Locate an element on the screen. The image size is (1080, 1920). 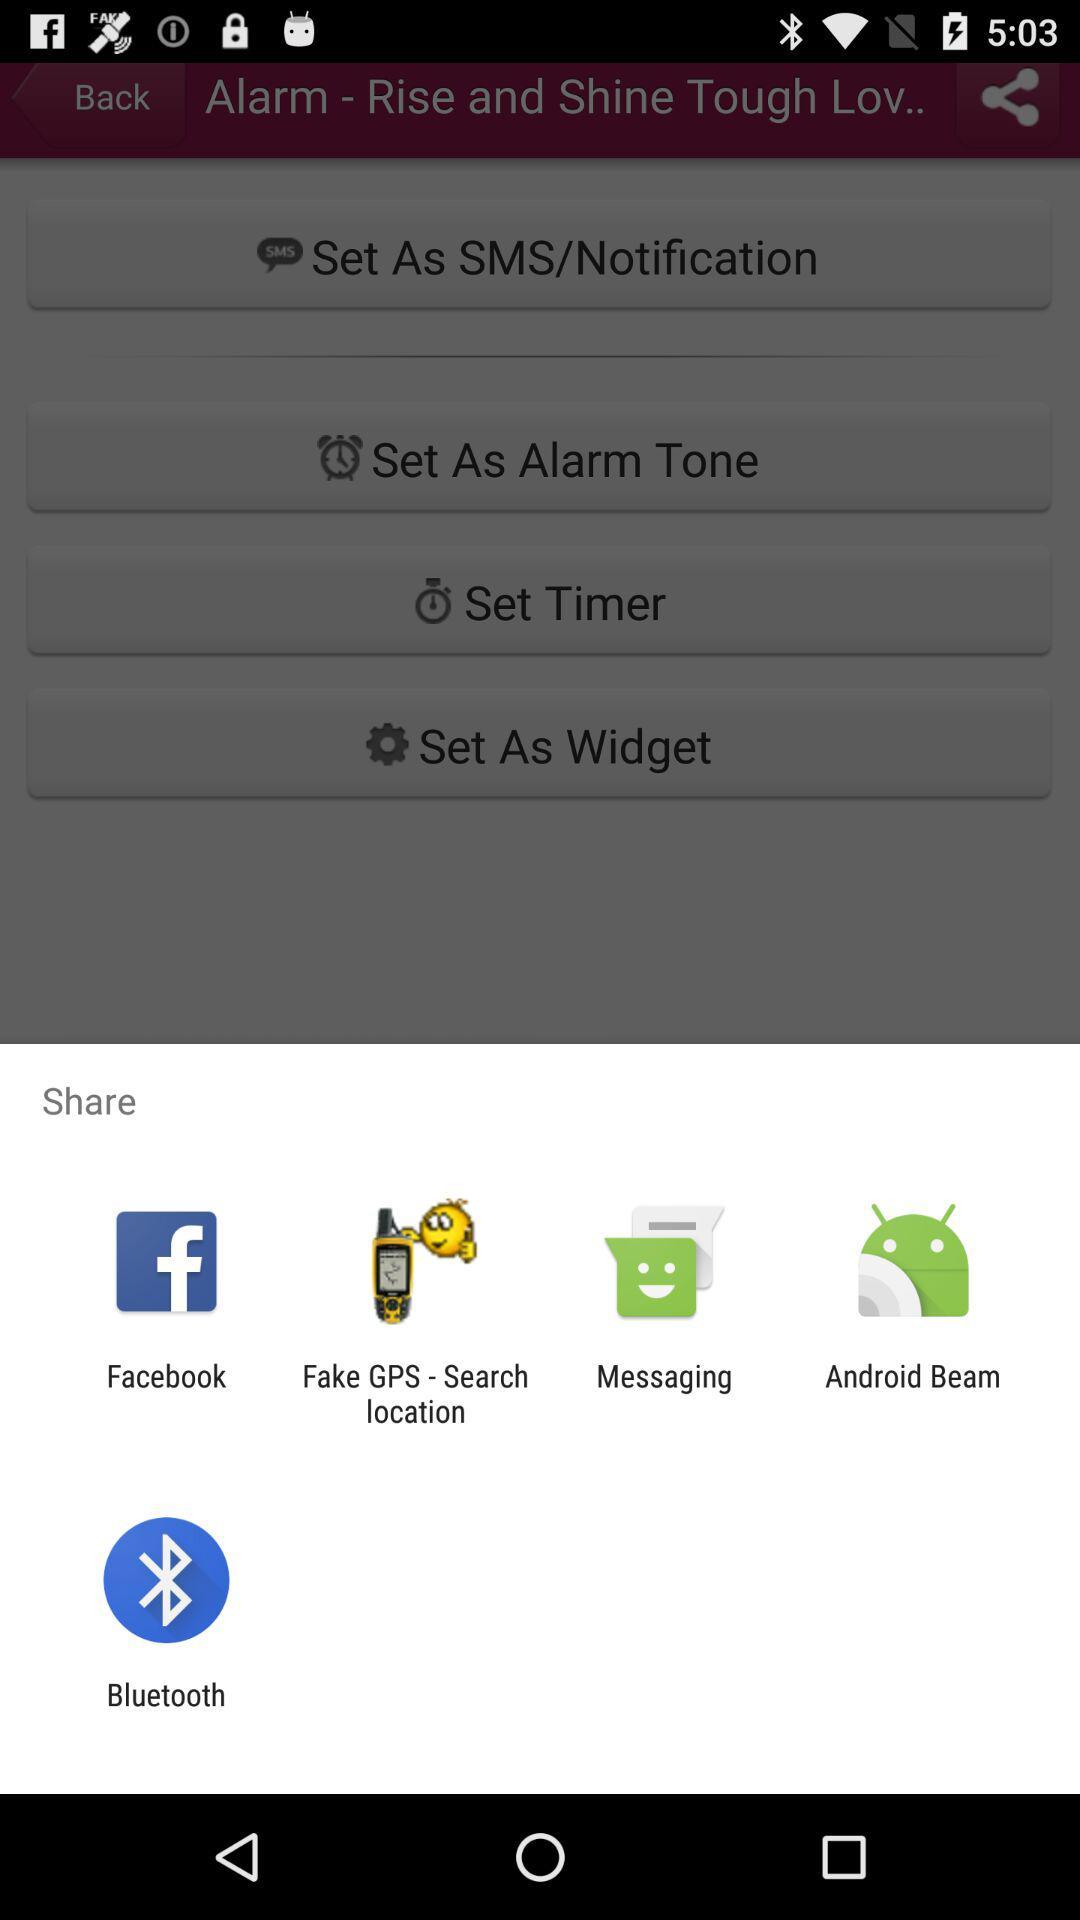
fake gps search icon is located at coordinates (414, 1392).